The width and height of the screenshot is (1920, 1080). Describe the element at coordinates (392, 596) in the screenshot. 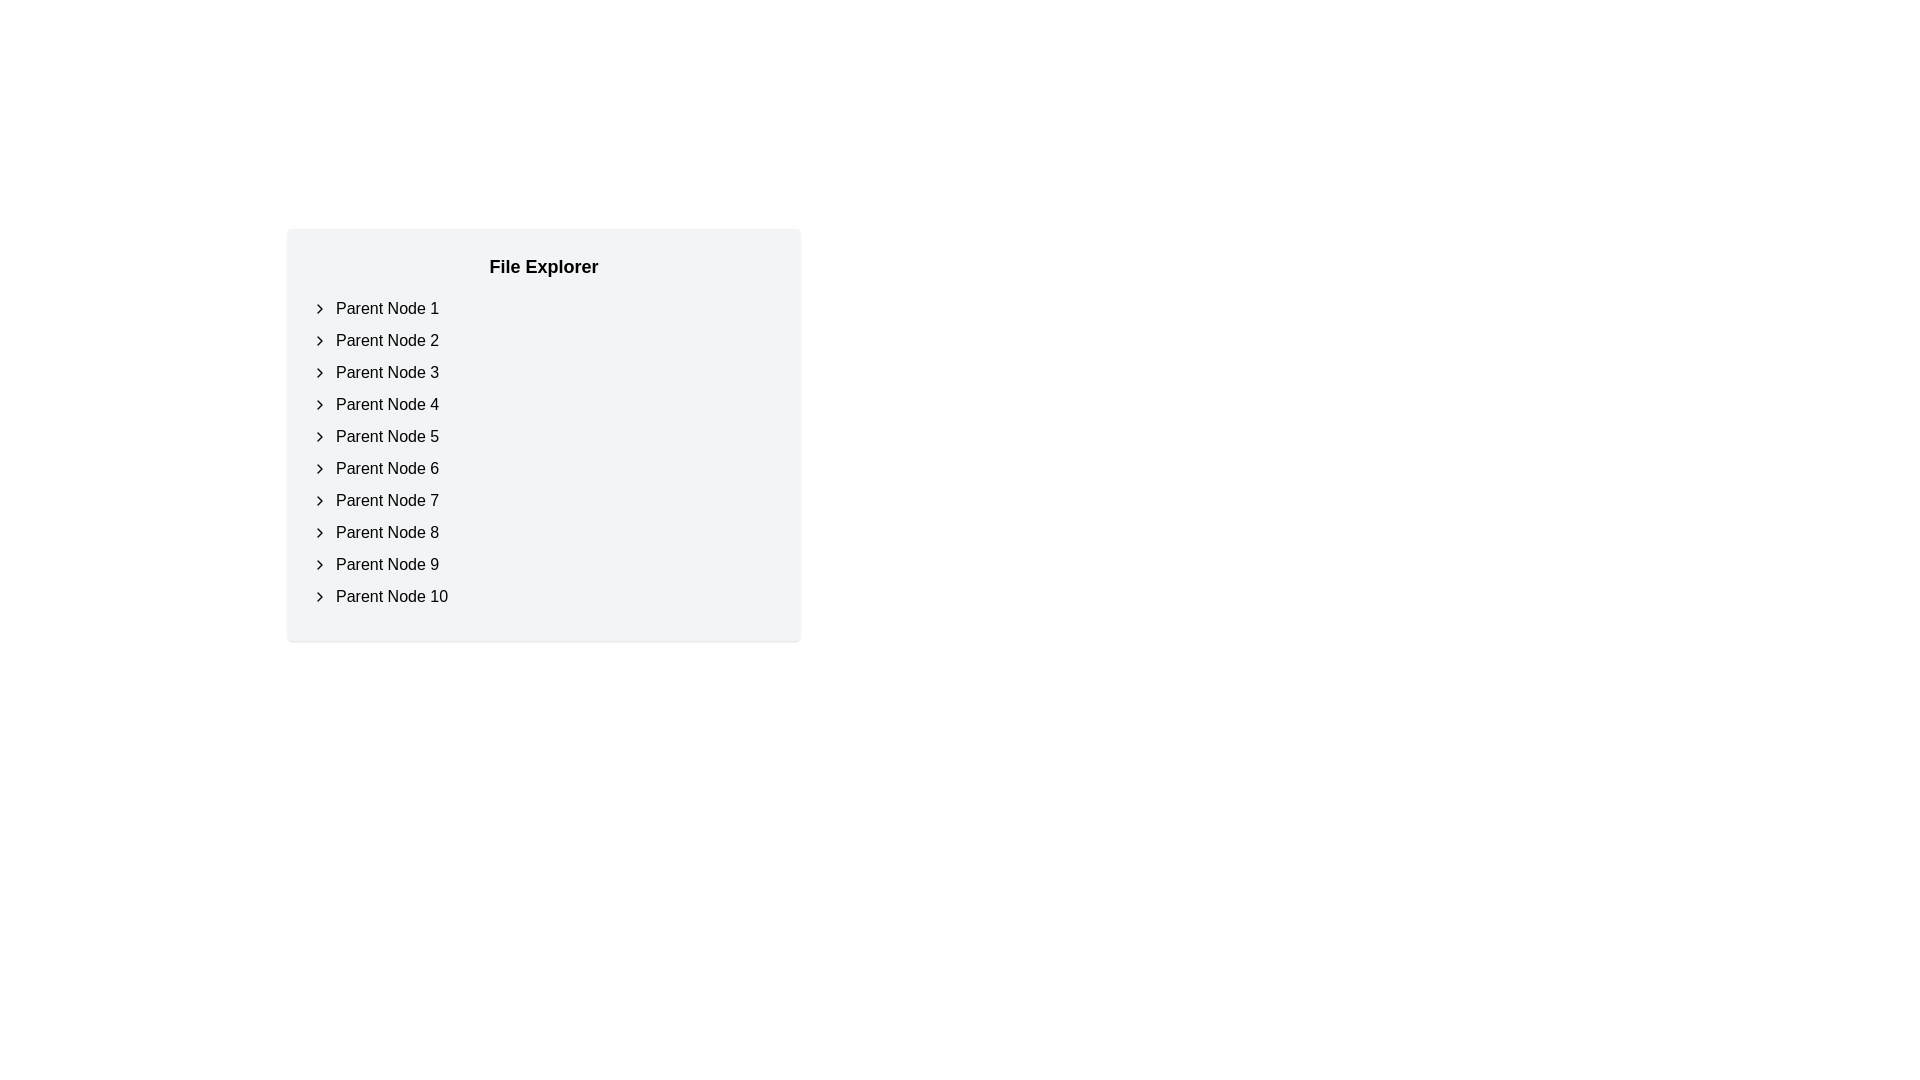

I see `the tenth text label in the 'File Explorer' interface, which represents a node or item in a hierarchical structure` at that location.